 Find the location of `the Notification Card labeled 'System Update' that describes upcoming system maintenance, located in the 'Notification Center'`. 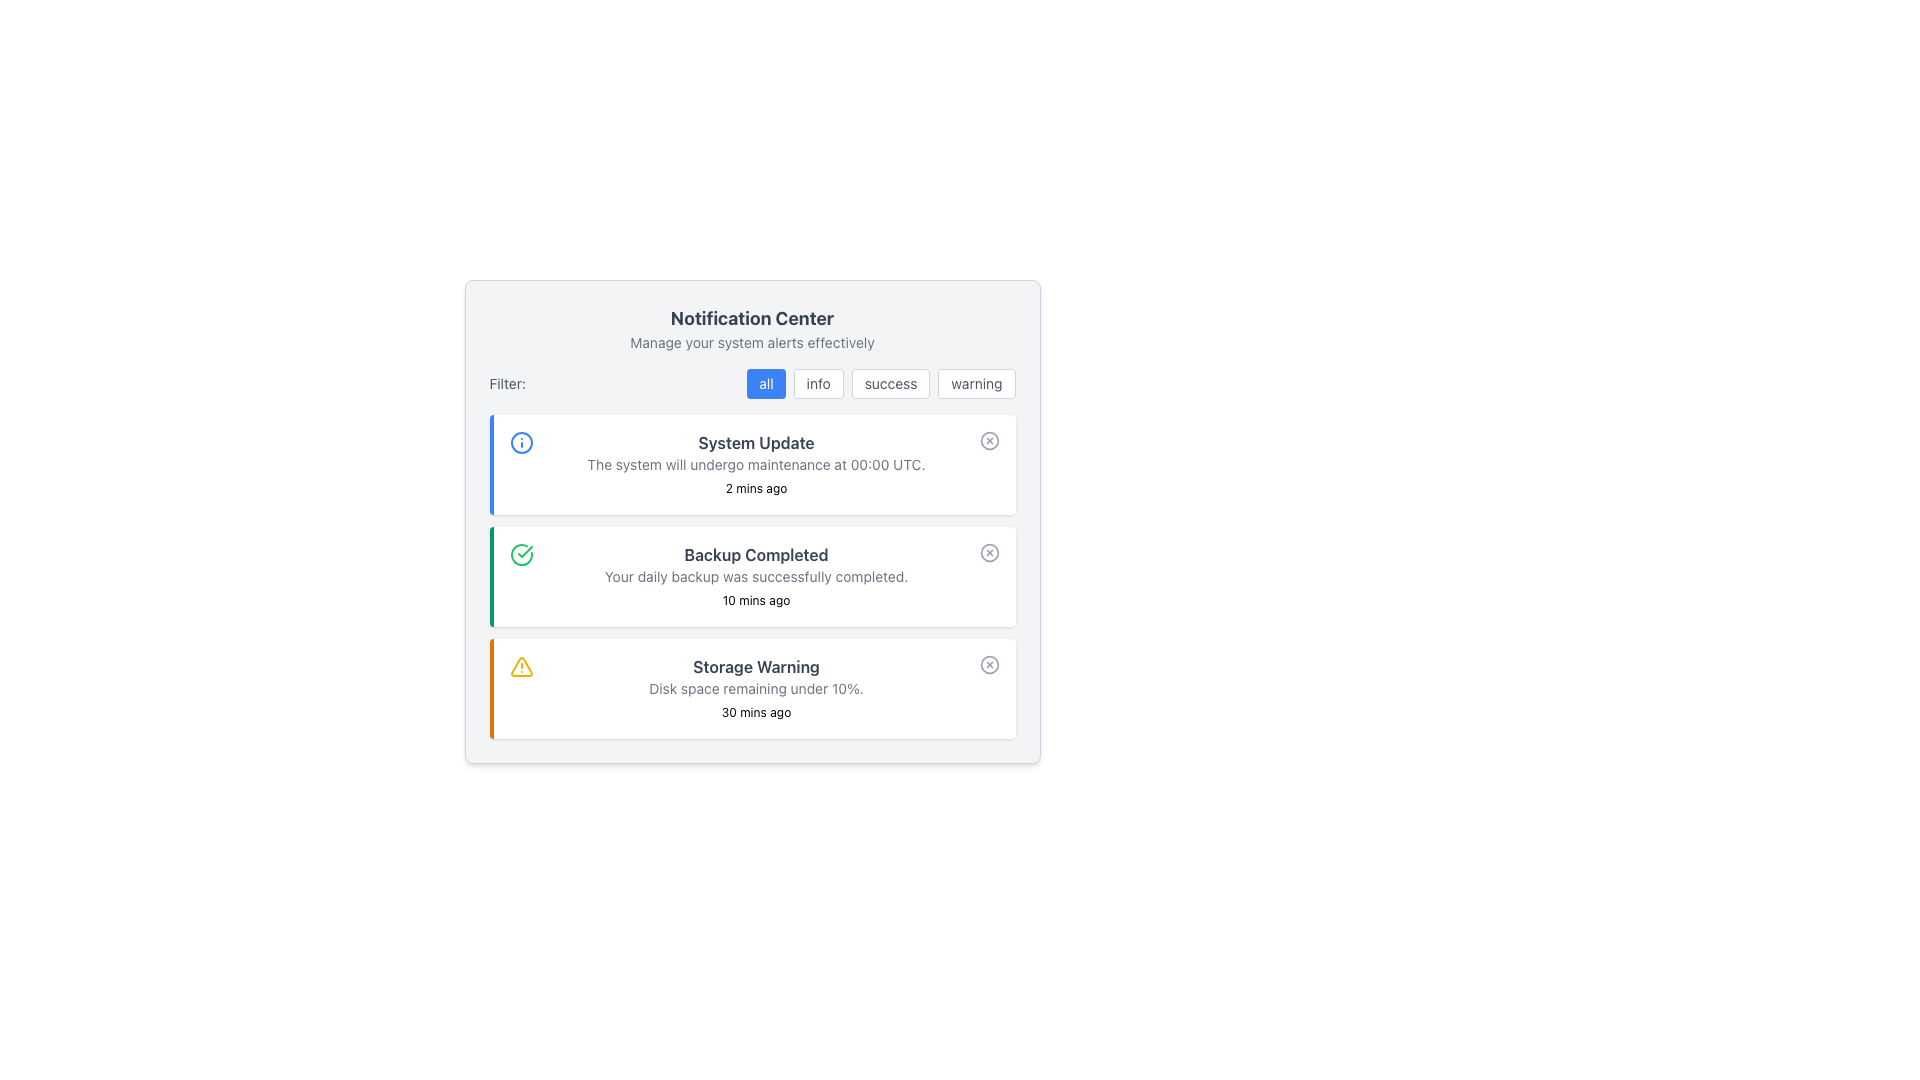

the Notification Card labeled 'System Update' that describes upcoming system maintenance, located in the 'Notification Center' is located at coordinates (755, 465).